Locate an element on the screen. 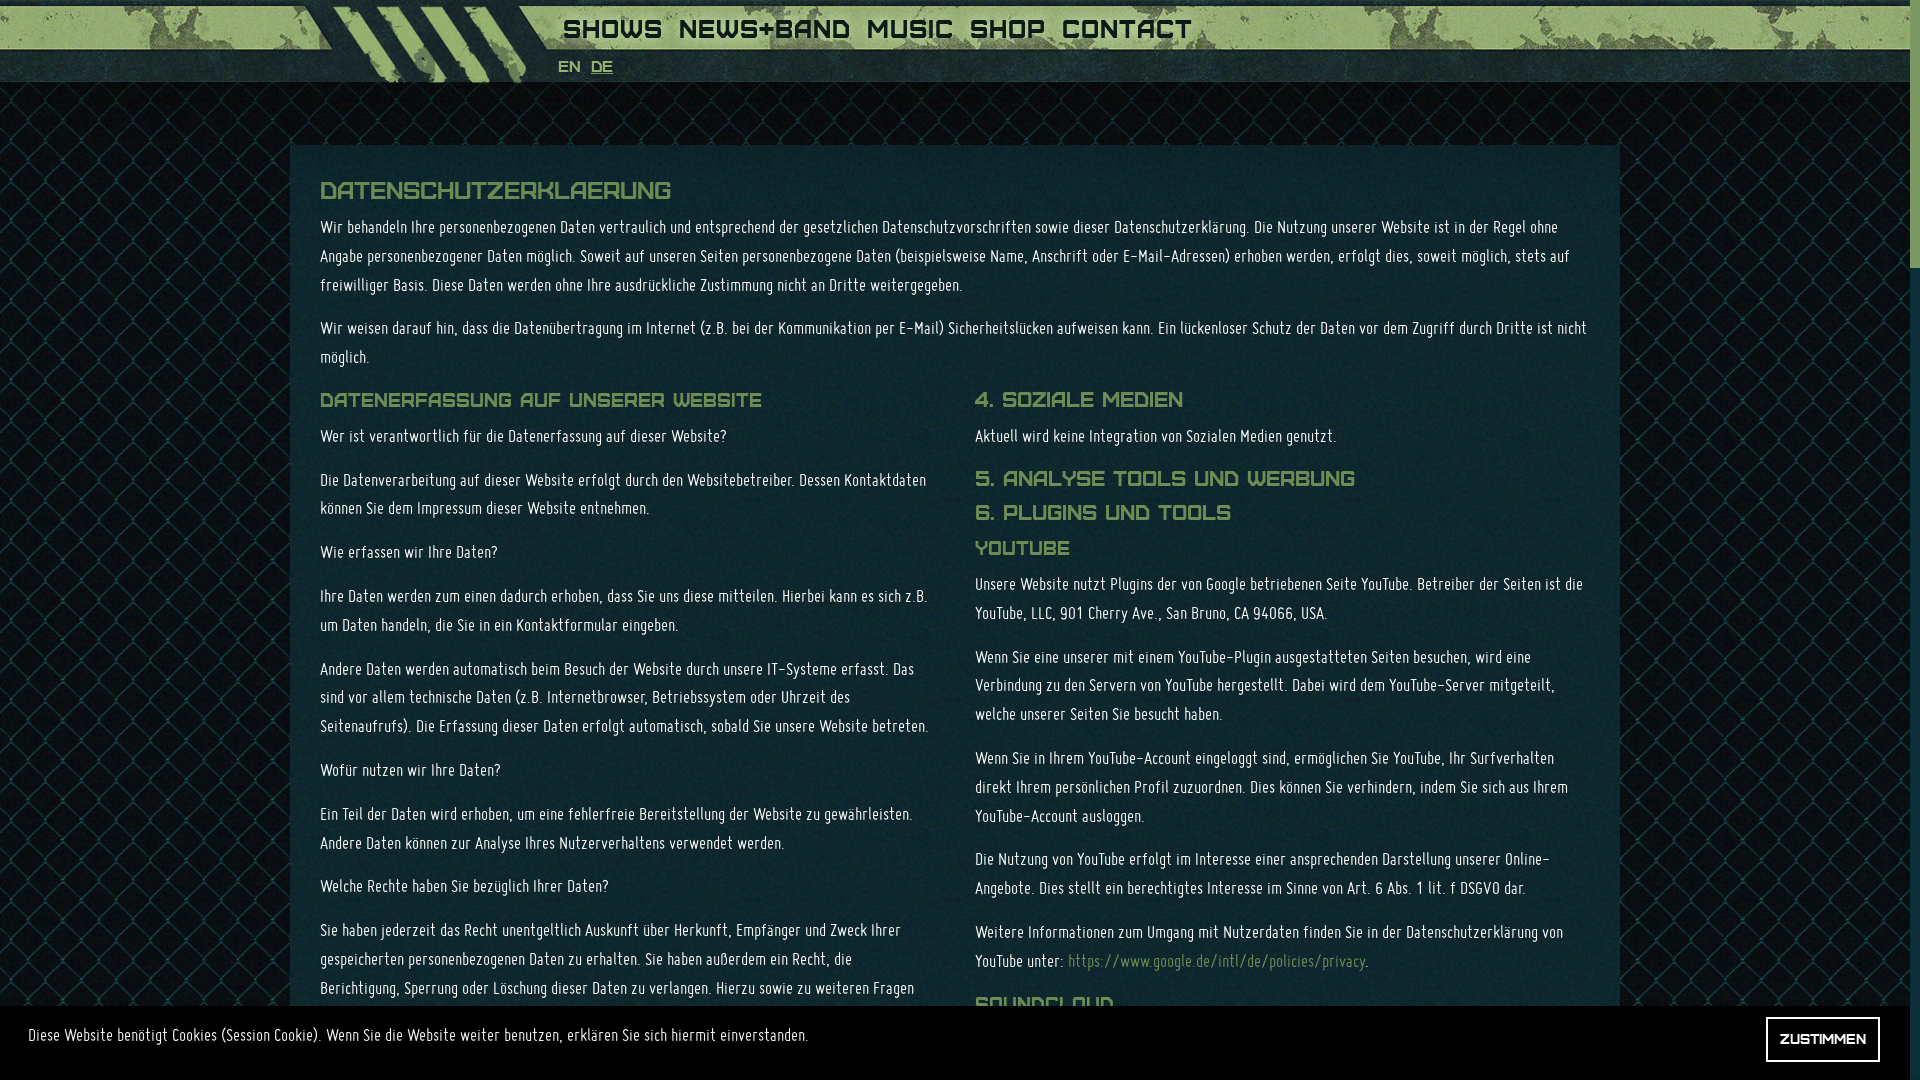 The image size is (1920, 1080). 'MUSIC' is located at coordinates (909, 24).